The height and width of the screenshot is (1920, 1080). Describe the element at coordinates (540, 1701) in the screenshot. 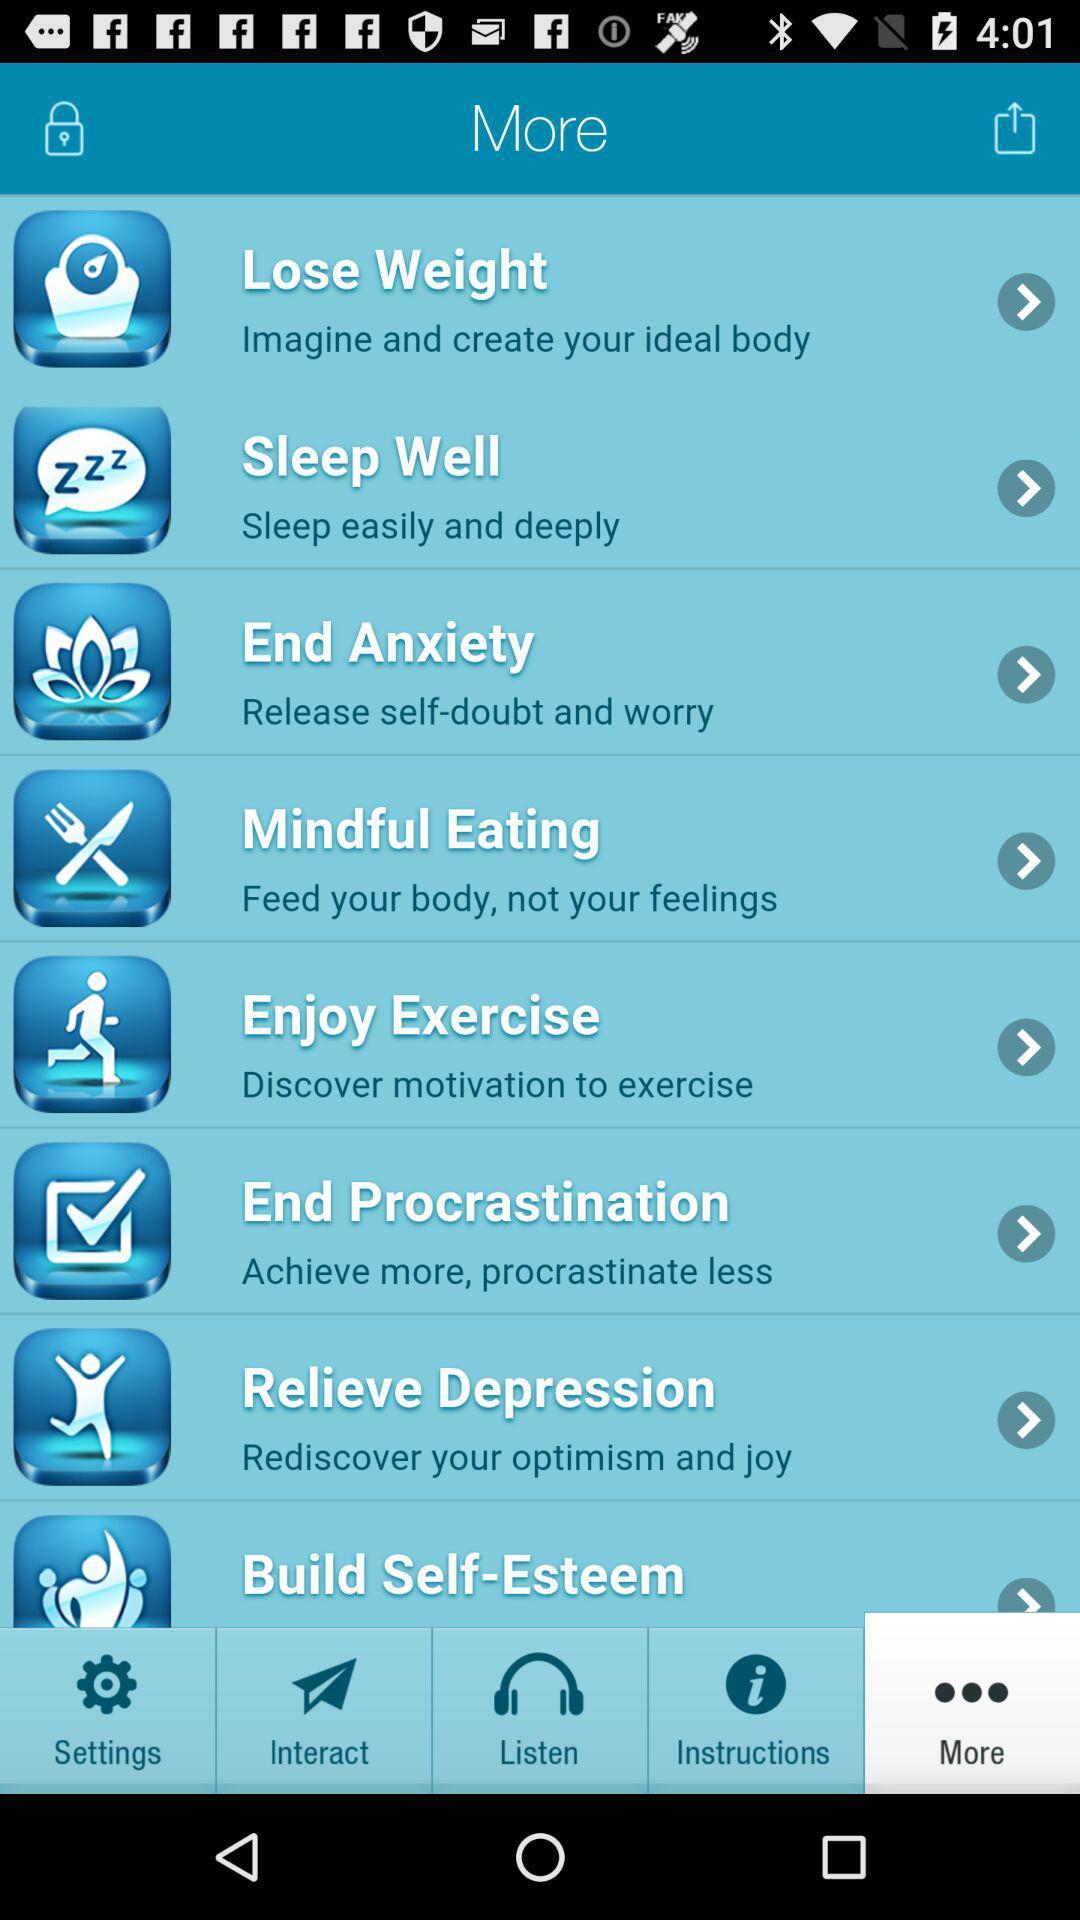

I see `click on listen` at that location.